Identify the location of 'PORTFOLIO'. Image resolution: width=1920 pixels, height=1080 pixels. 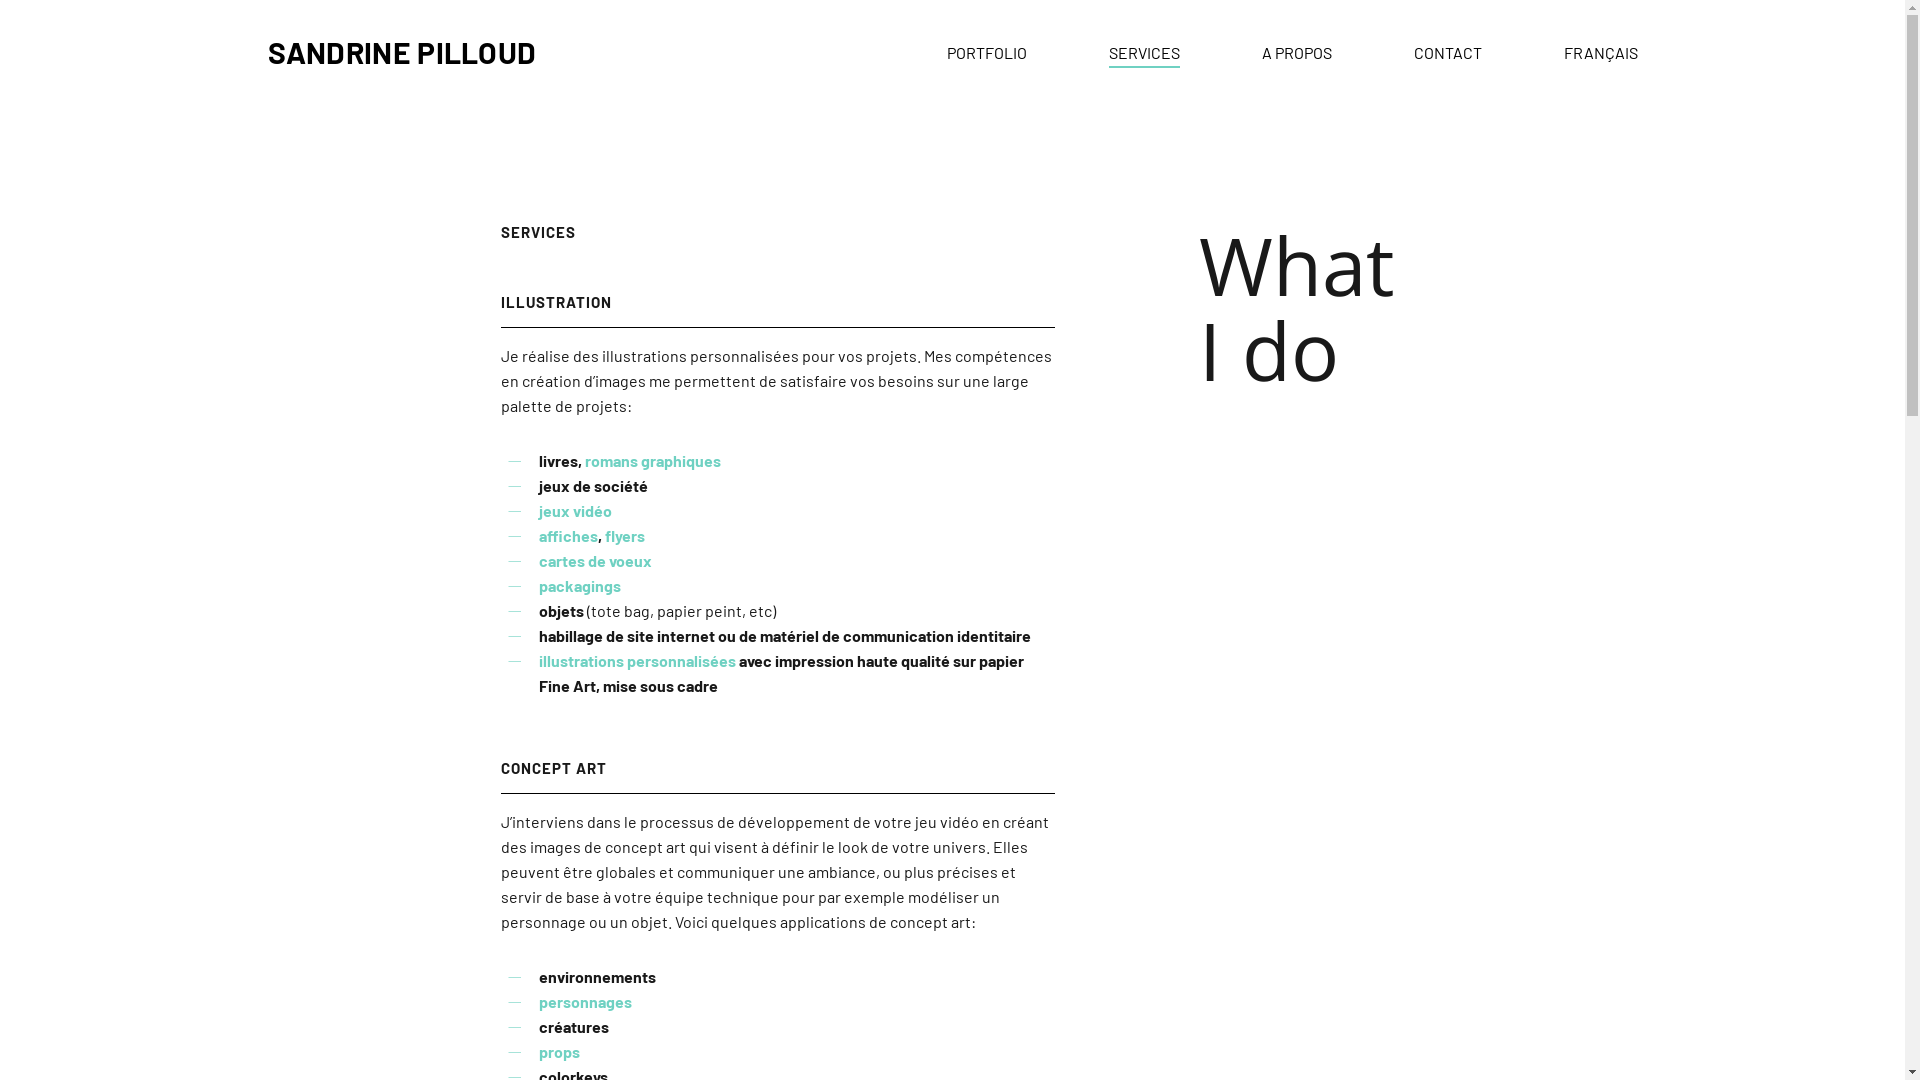
(985, 50).